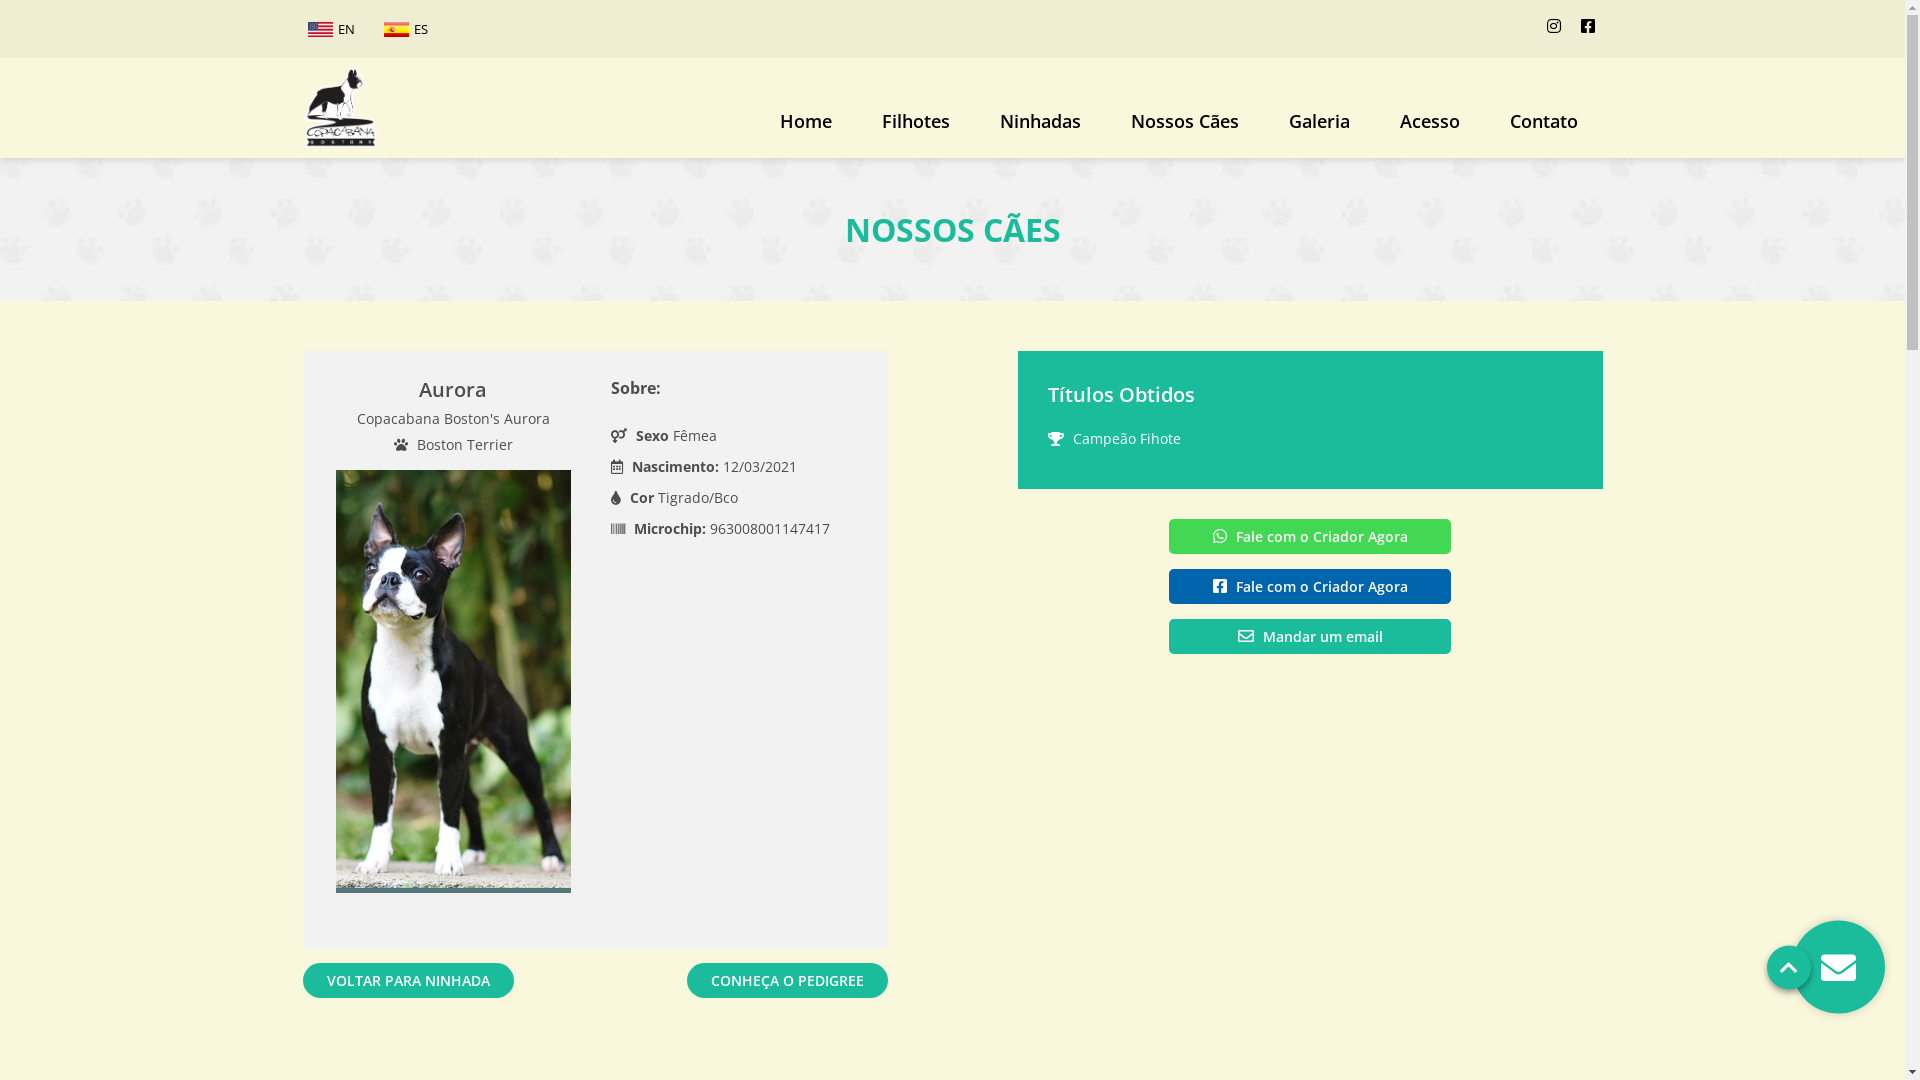 The height and width of the screenshot is (1080, 1920). What do you see at coordinates (1552, 26) in the screenshot?
I see `'Instagram'` at bounding box center [1552, 26].